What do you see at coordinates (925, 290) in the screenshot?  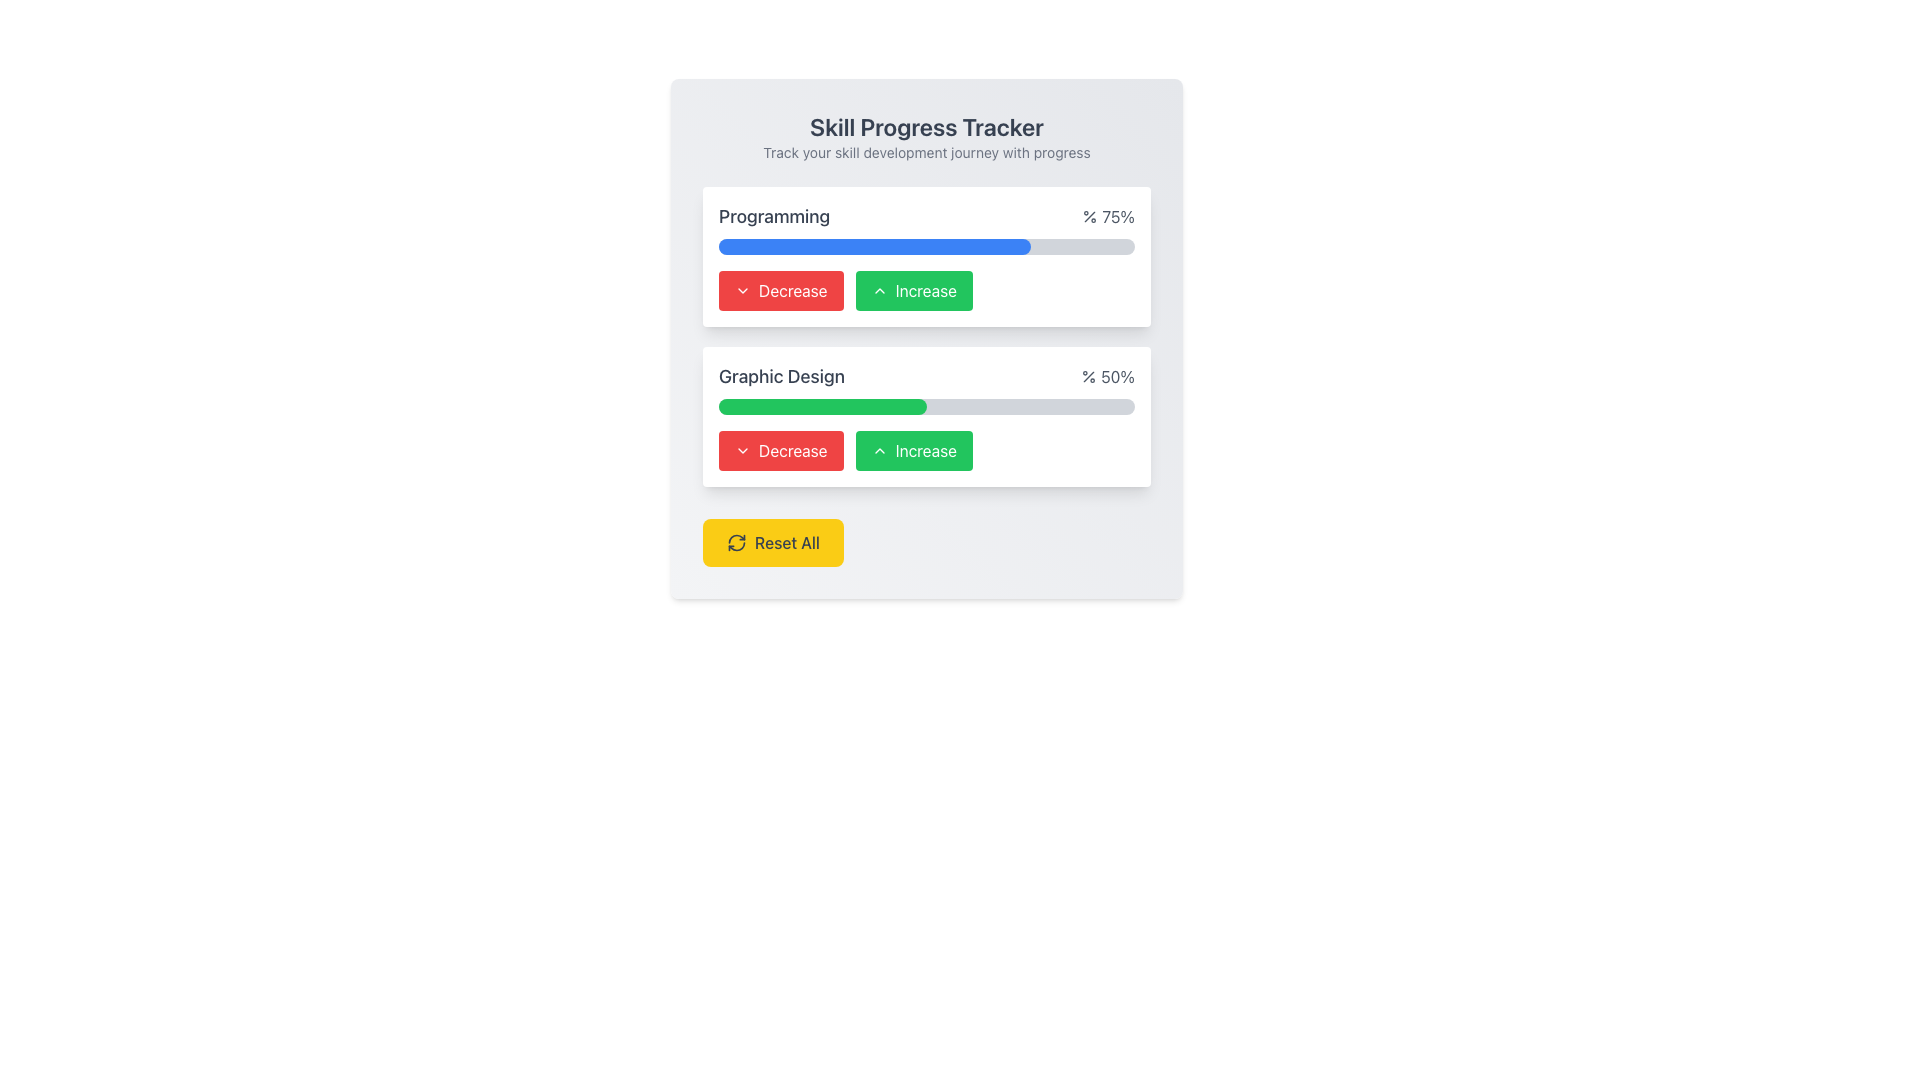 I see `the green 'Increase' button with a chevron-up icon, which is located immediately to the right of the red 'Decrease' button under the 'Programming' progress bar` at bounding box center [925, 290].